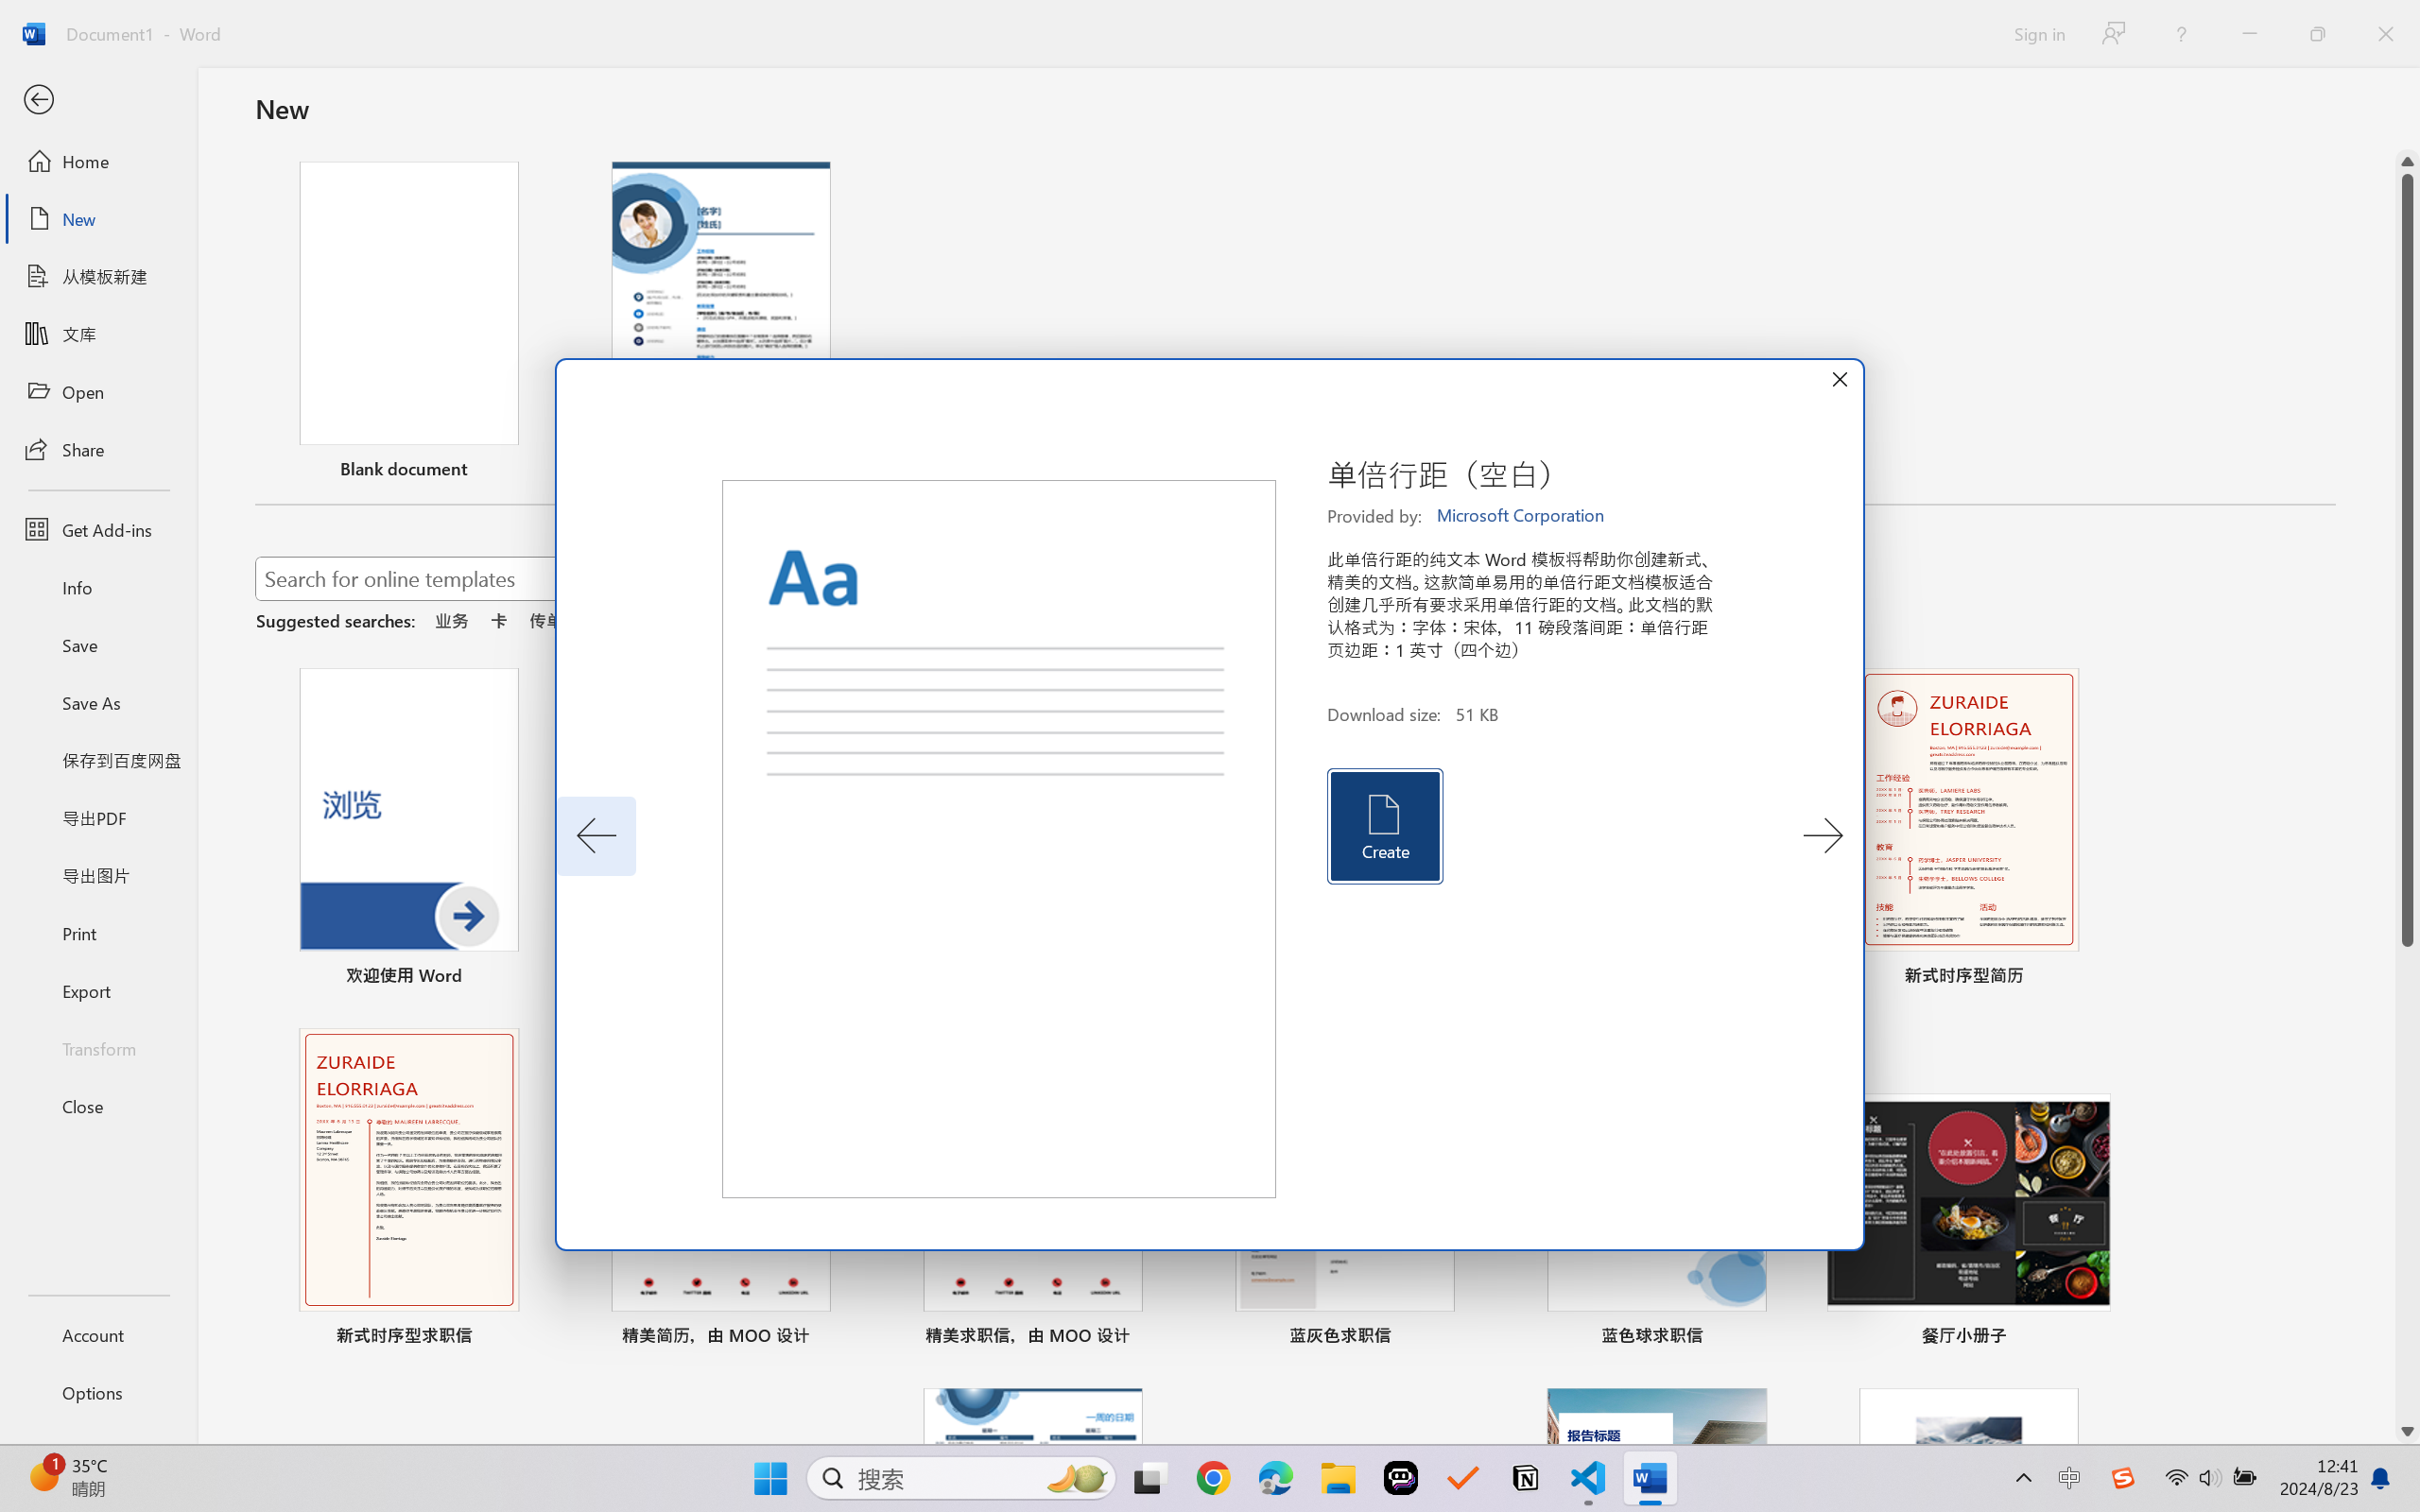 The height and width of the screenshot is (1512, 2420). I want to click on 'Back', so click(97, 100).